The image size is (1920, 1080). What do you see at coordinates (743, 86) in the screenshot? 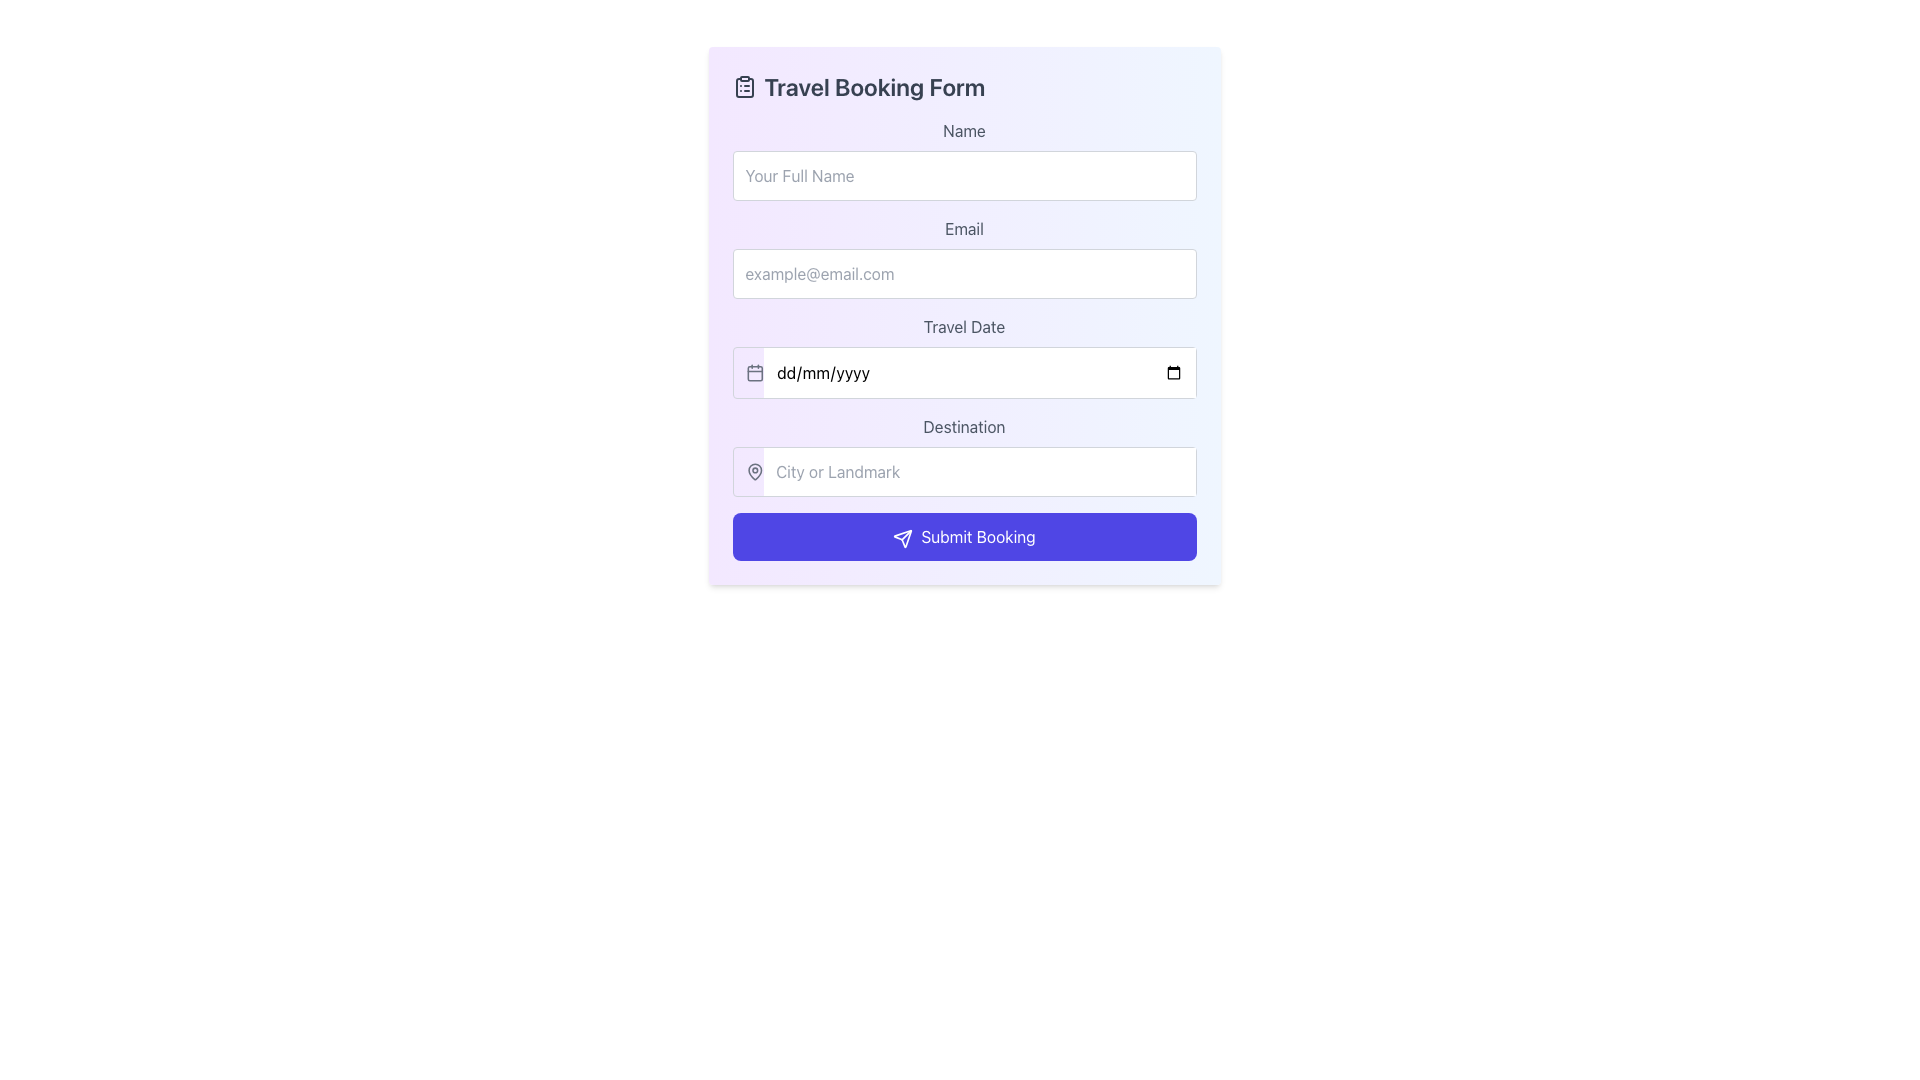
I see `clipboard list icon located to the left of the 'Travel Booking Form' text in the header section` at bounding box center [743, 86].